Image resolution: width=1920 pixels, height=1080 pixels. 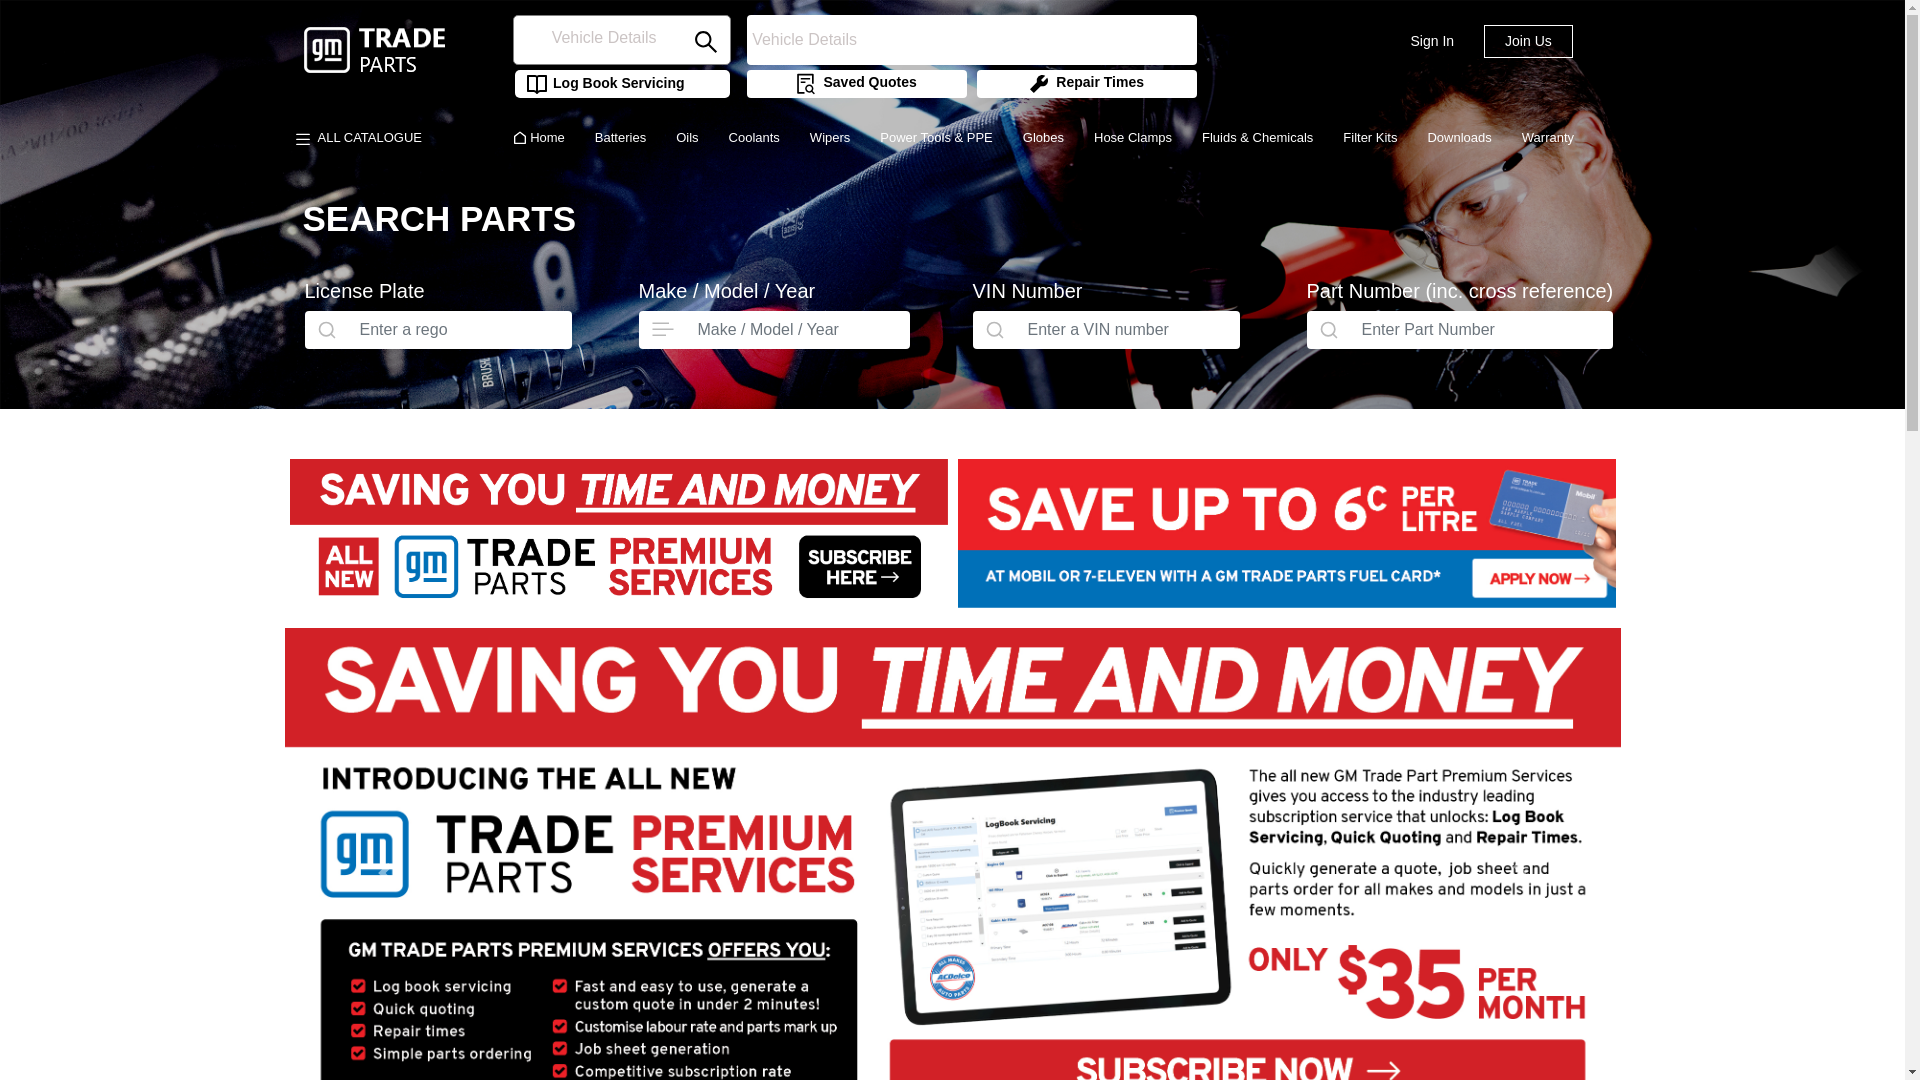 I want to click on 'Filter Kits', so click(x=1368, y=137).